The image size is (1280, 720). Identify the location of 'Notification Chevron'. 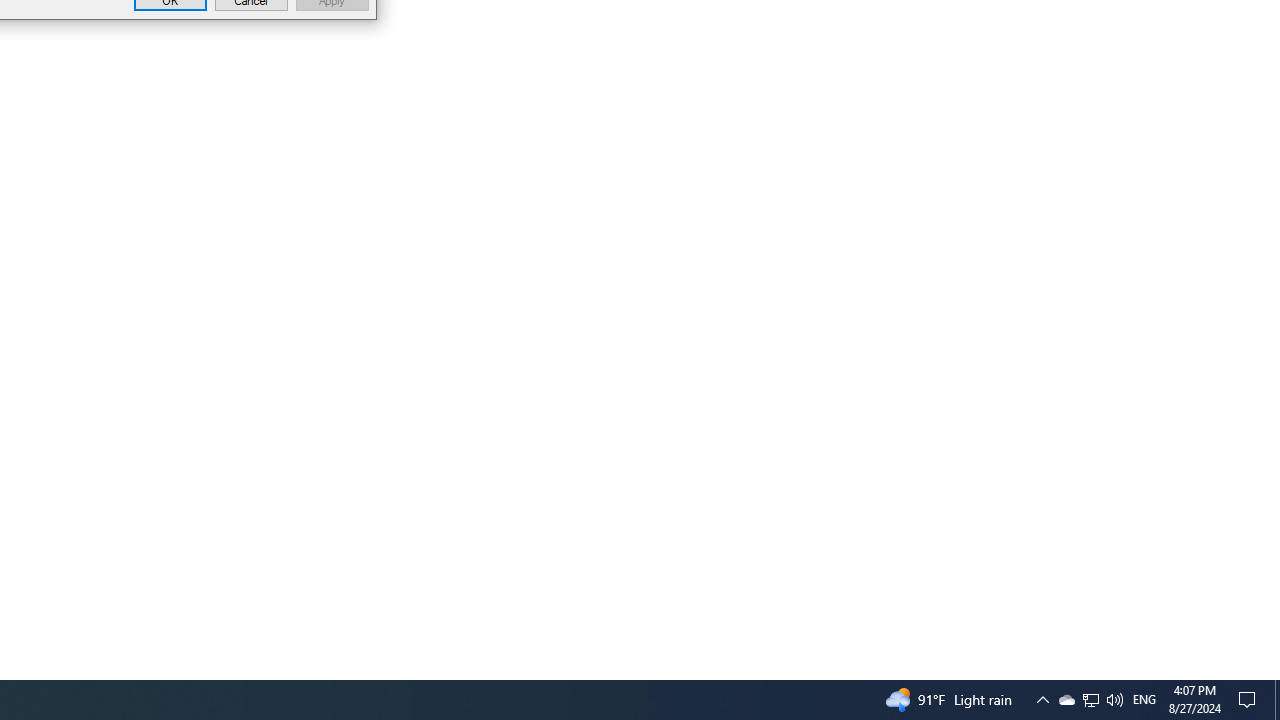
(1041, 698).